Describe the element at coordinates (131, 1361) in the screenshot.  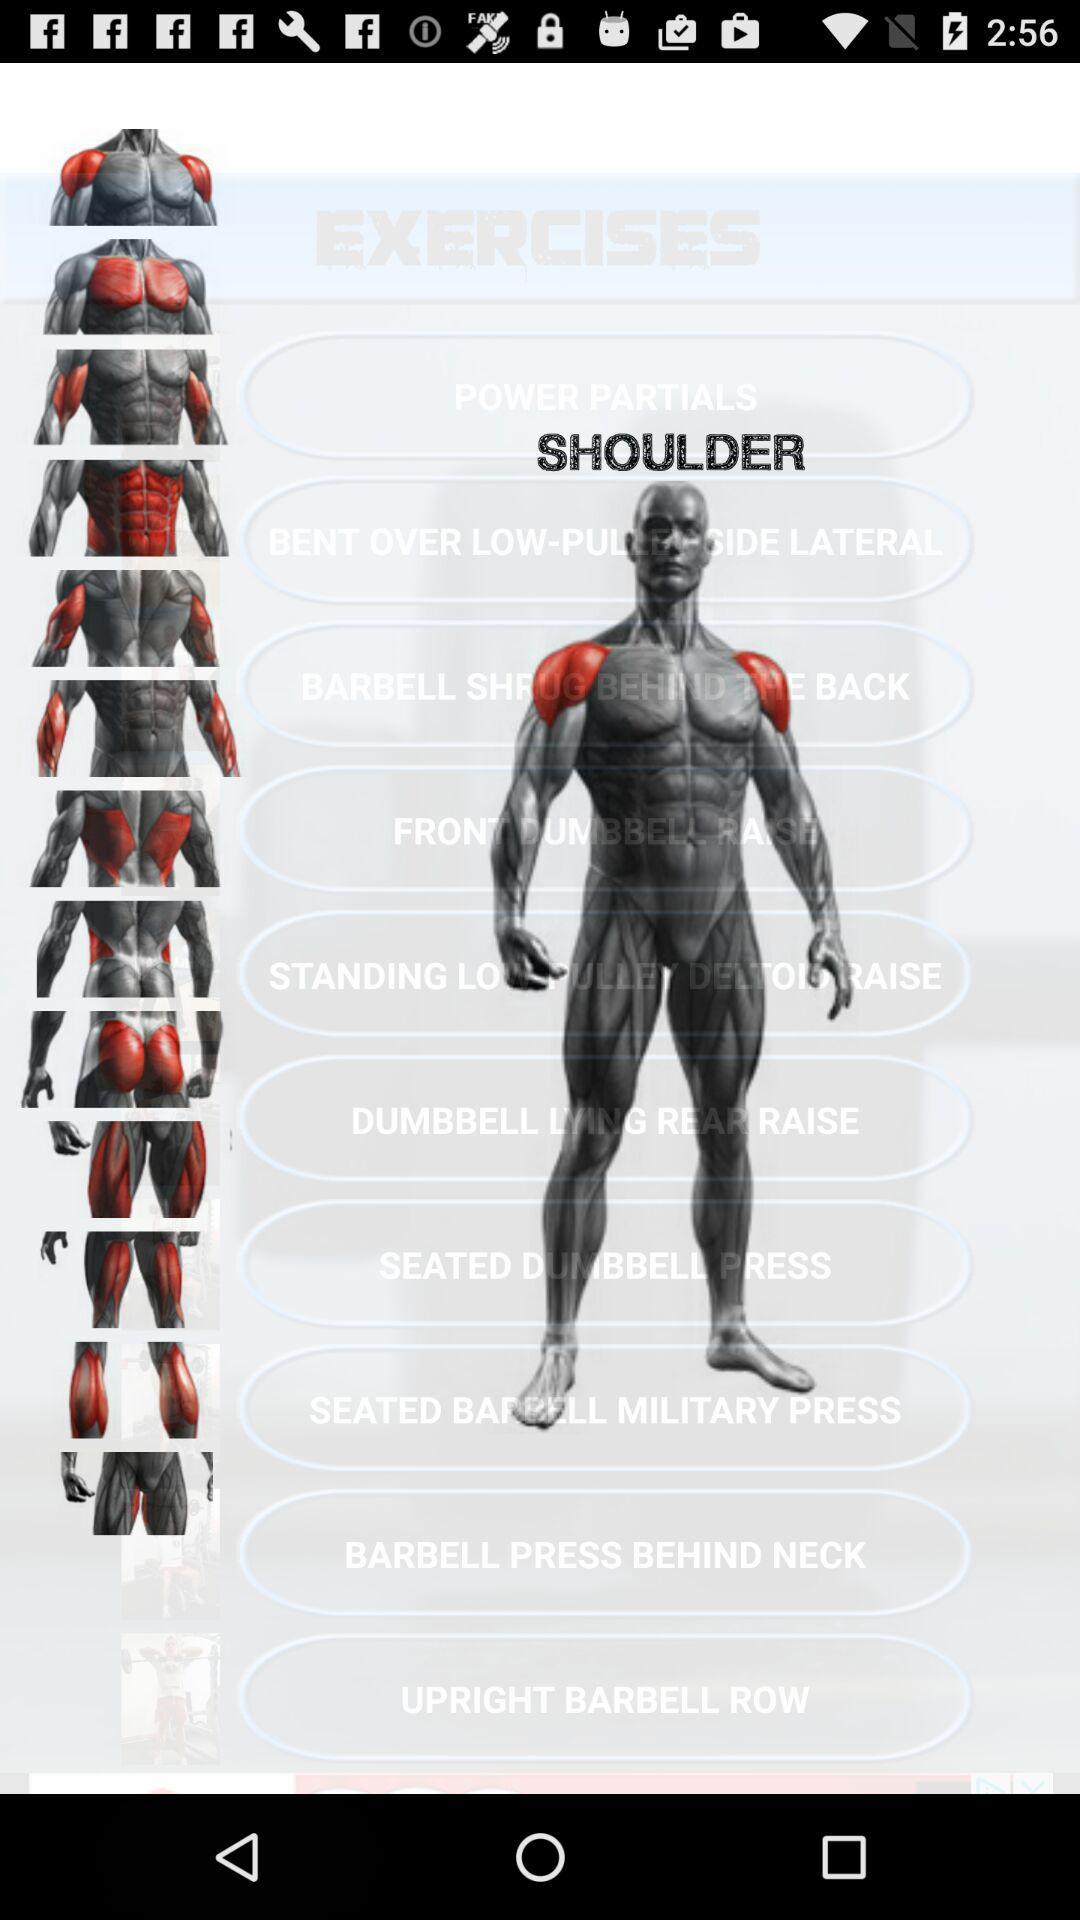
I see `the font icon` at that location.